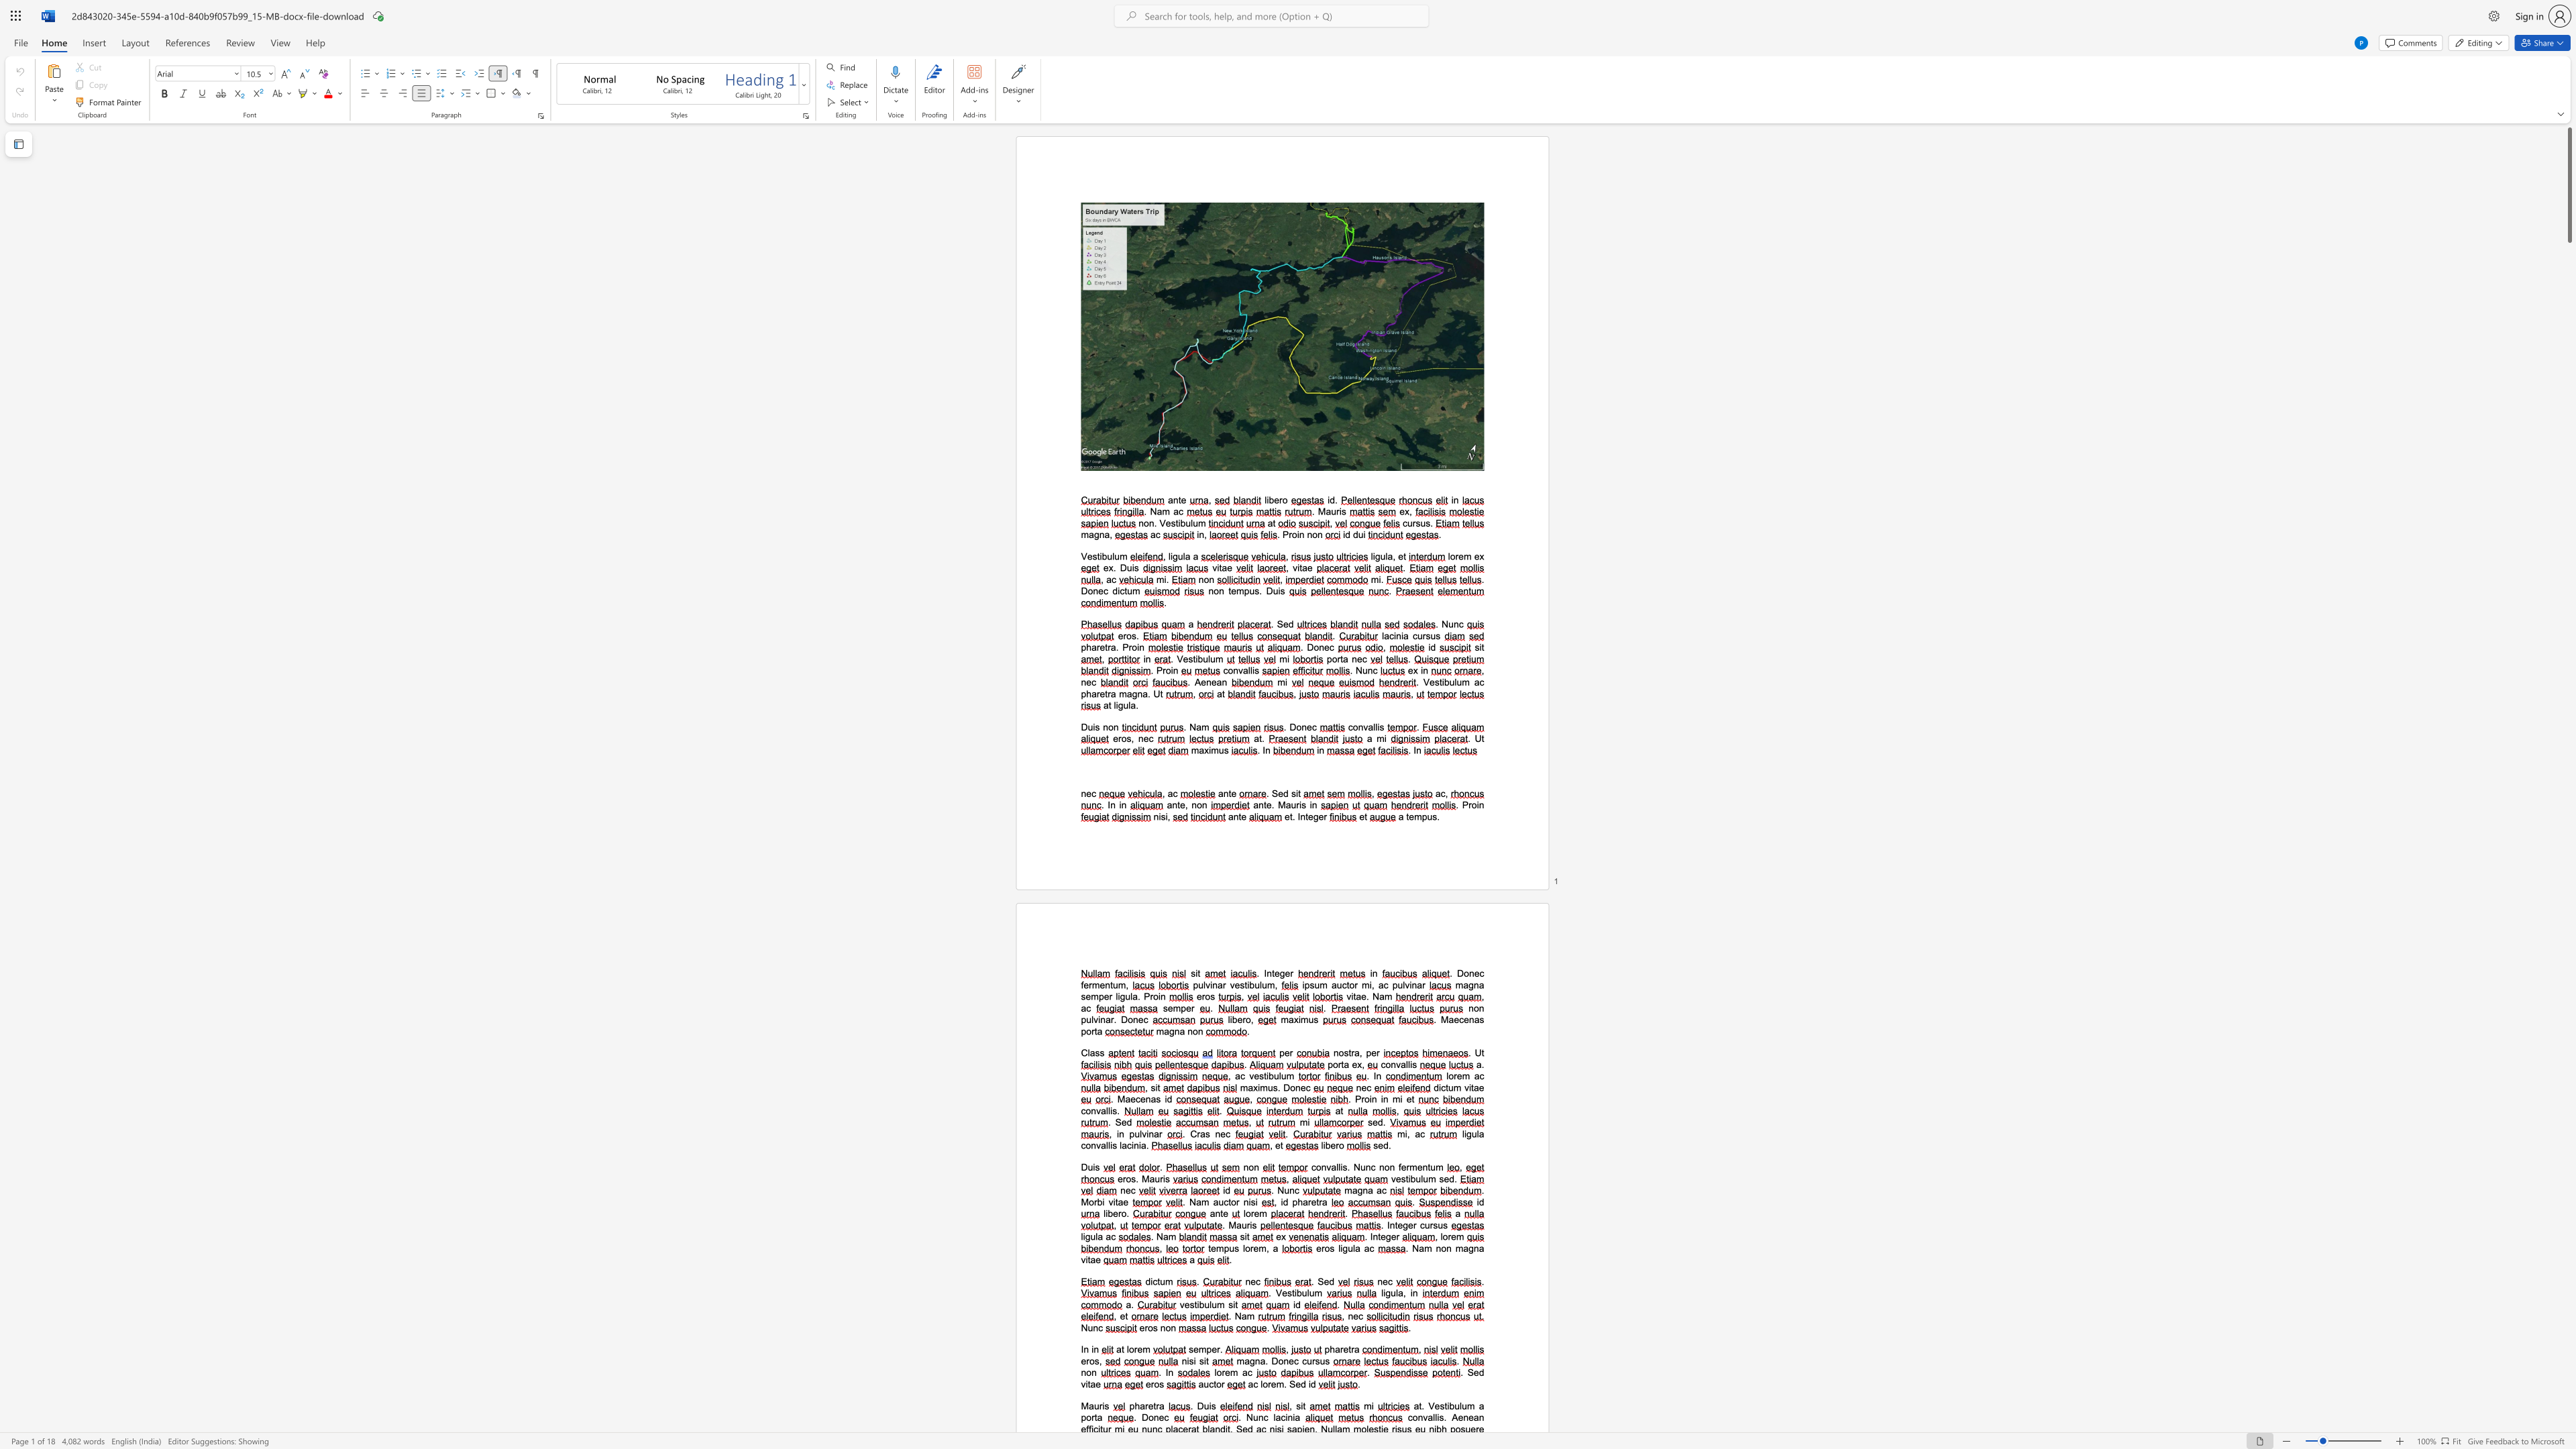  Describe the element at coordinates (1428, 1178) in the screenshot. I see `the space between the continuous character "u" and "m" in the text` at that location.